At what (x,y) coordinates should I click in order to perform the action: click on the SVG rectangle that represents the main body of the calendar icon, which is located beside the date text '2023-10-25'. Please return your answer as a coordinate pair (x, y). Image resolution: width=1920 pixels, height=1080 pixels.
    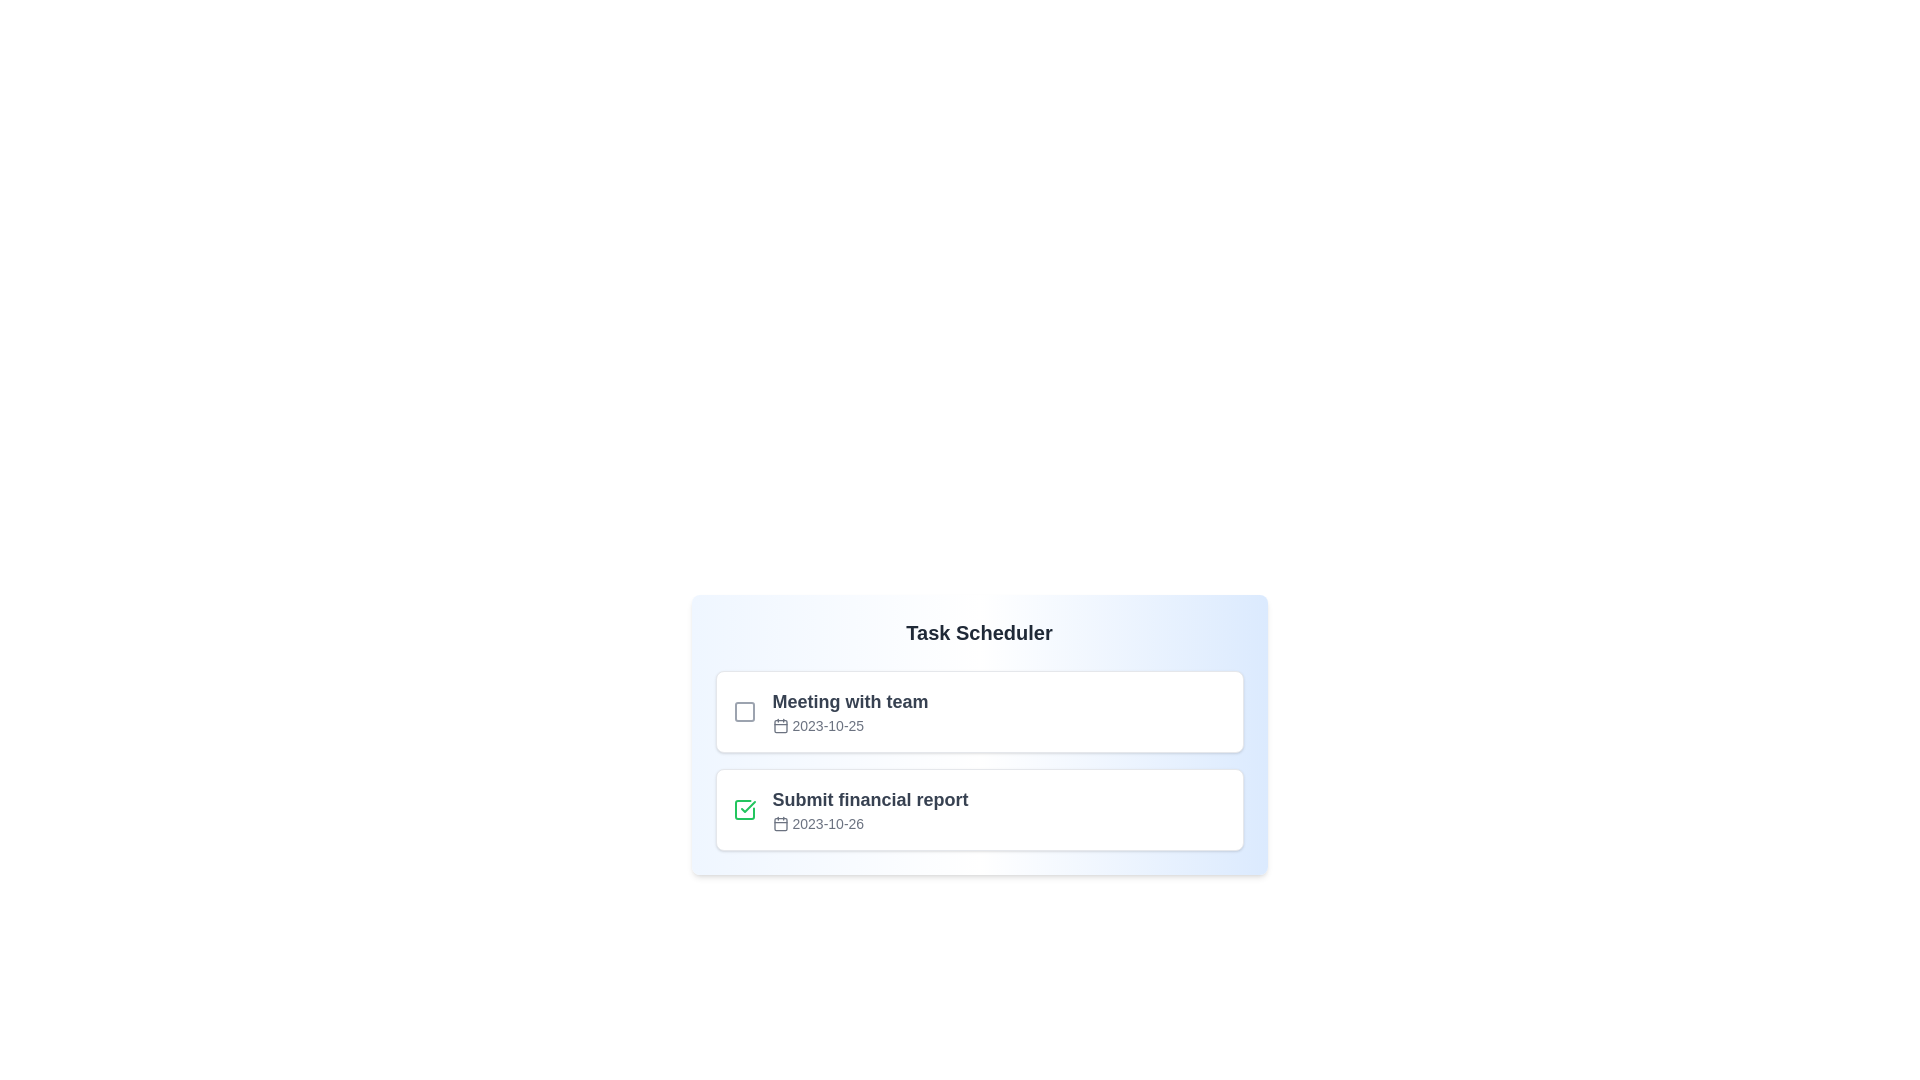
    Looking at the image, I should click on (779, 726).